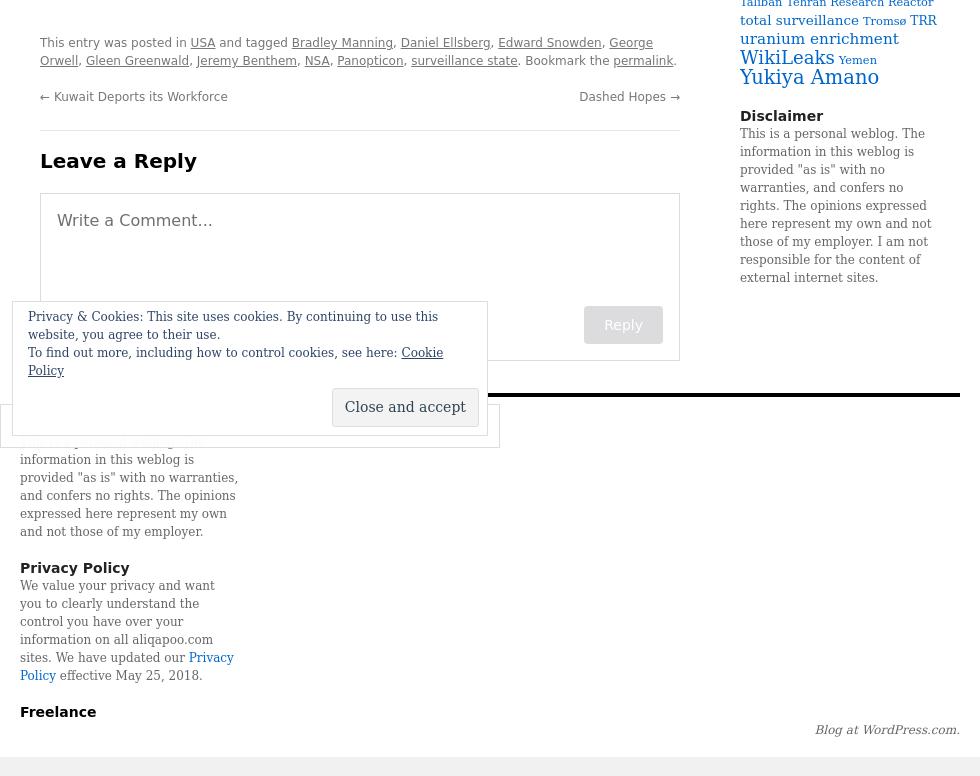 The image size is (980, 776). I want to click on 'Dashed Hopes', so click(623, 97).